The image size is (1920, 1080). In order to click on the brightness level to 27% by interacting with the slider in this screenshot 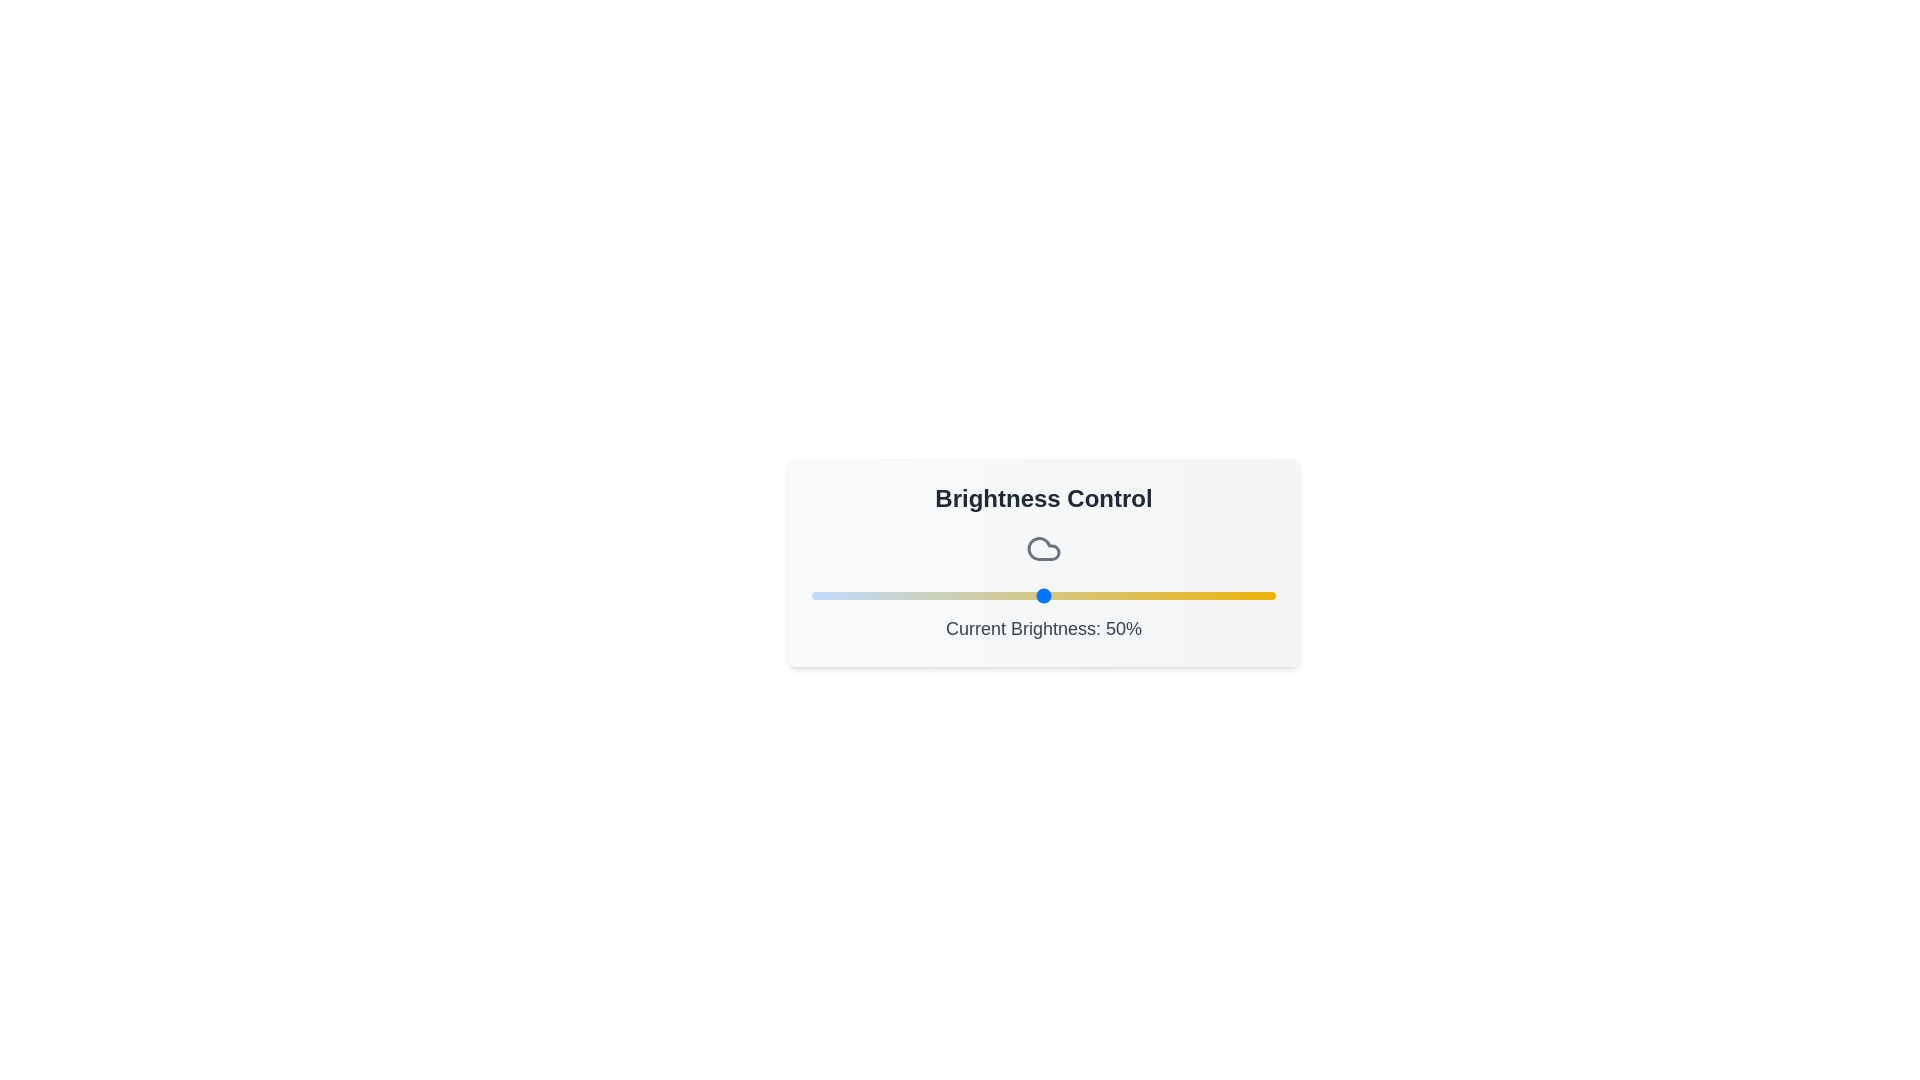, I will do `click(936, 595)`.